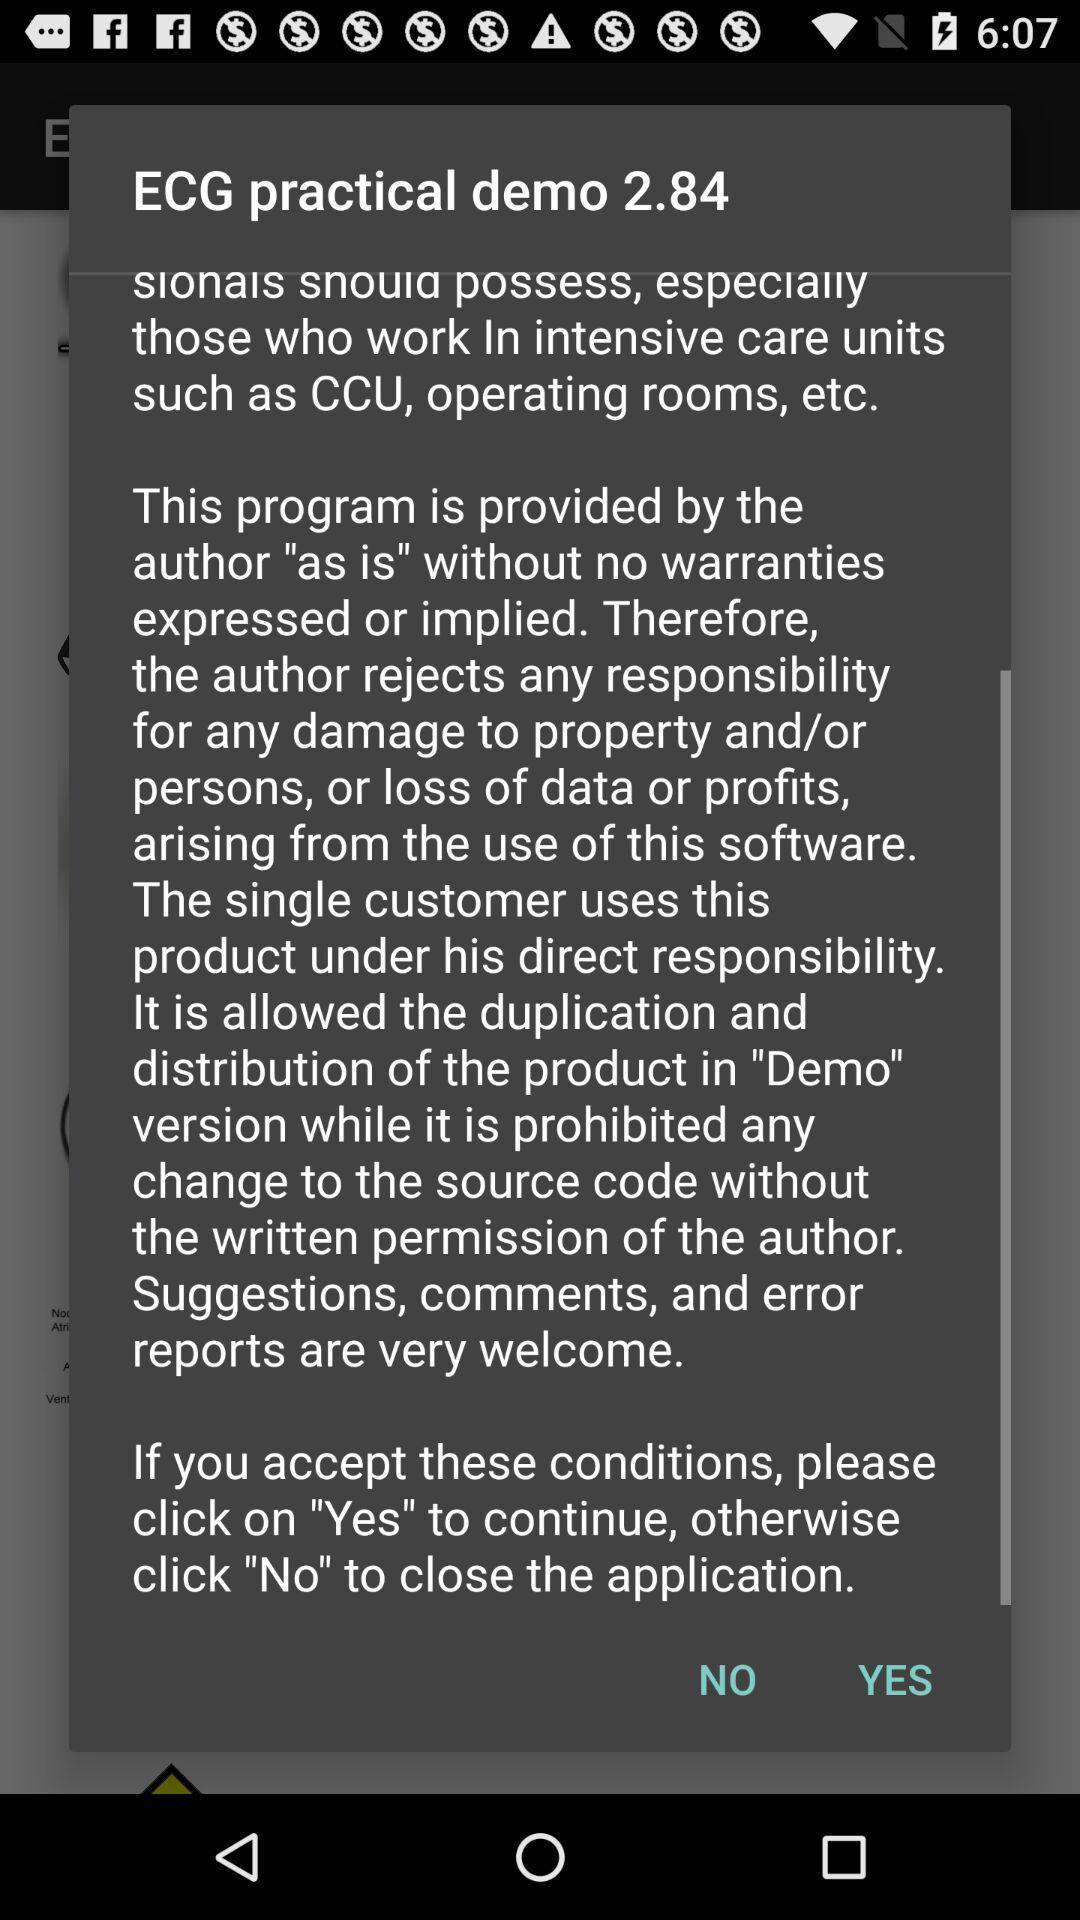 The width and height of the screenshot is (1080, 1920). What do you see at coordinates (894, 1678) in the screenshot?
I see `icon next to the no button` at bounding box center [894, 1678].